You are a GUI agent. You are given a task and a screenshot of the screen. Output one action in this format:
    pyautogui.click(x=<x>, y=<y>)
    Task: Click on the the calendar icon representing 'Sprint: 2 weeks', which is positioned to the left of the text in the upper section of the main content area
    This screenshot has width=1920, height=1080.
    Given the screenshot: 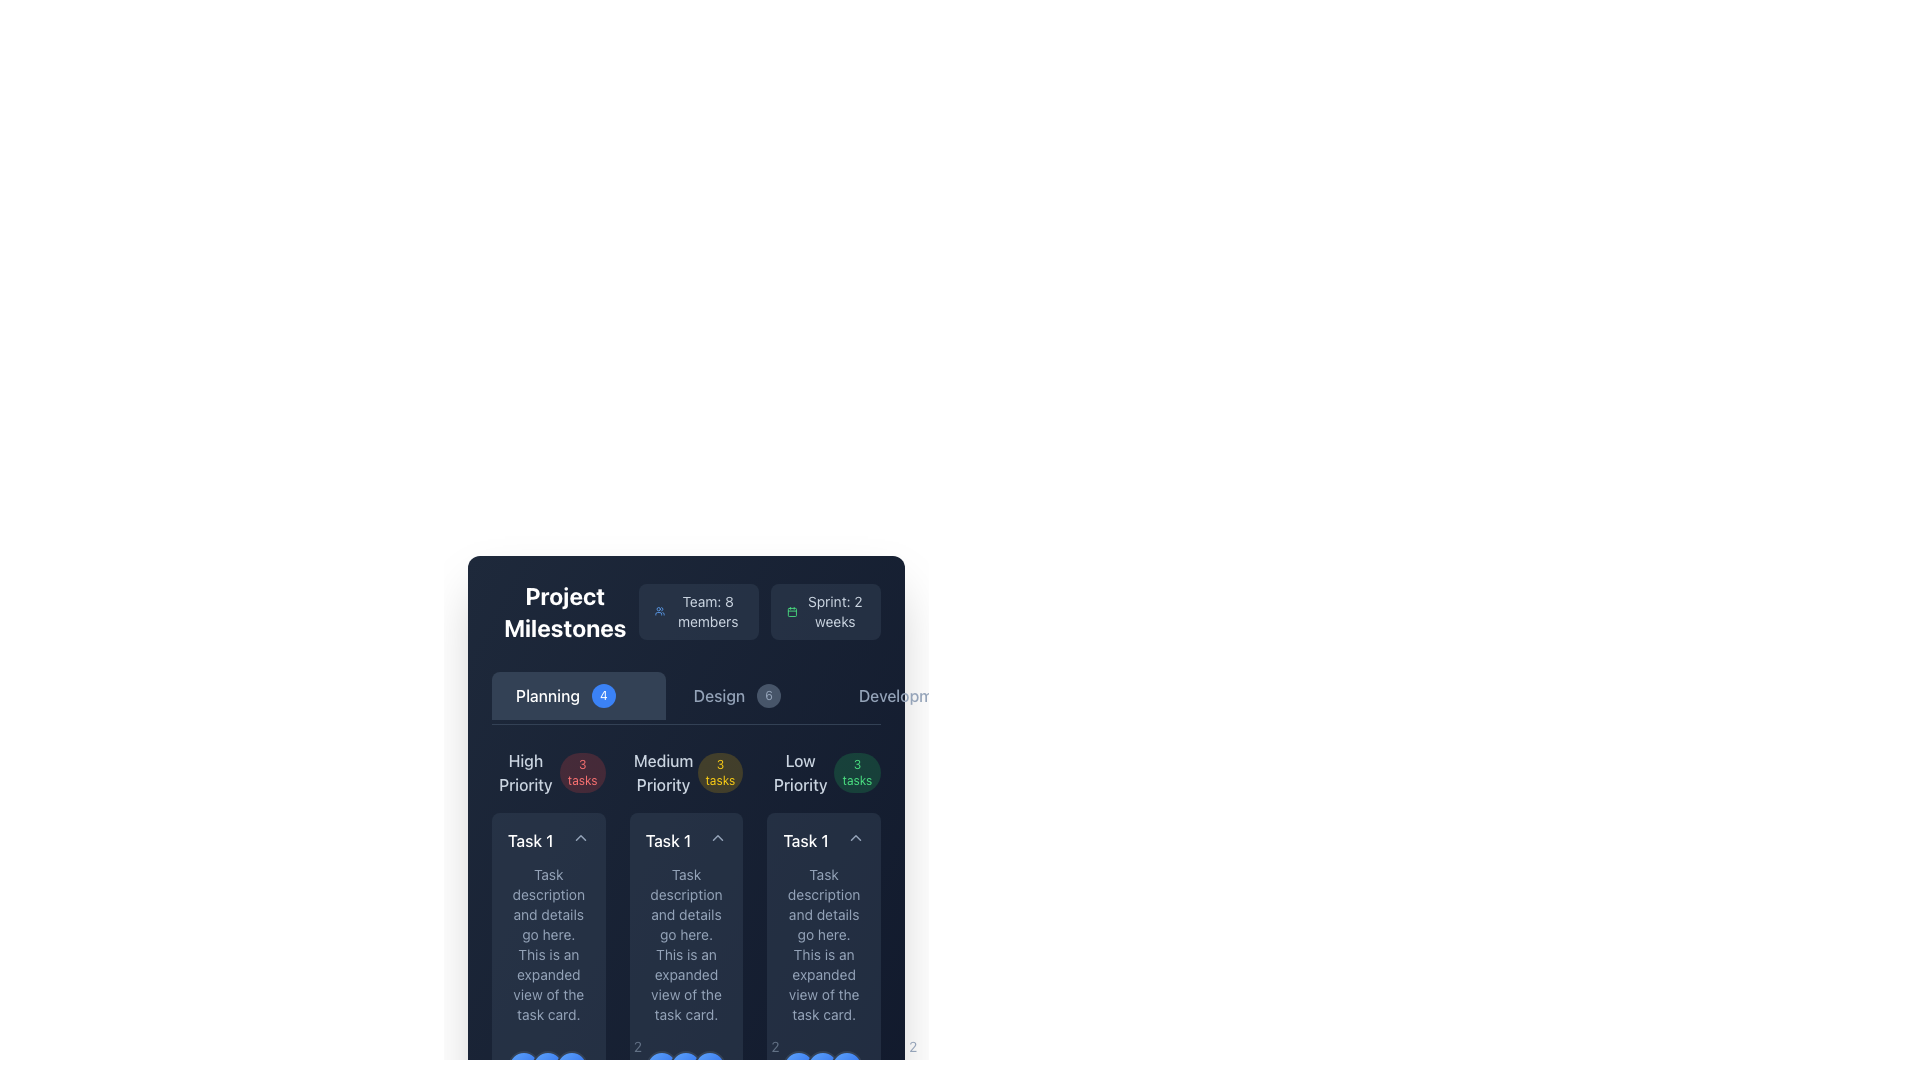 What is the action you would take?
    pyautogui.click(x=791, y=611)
    